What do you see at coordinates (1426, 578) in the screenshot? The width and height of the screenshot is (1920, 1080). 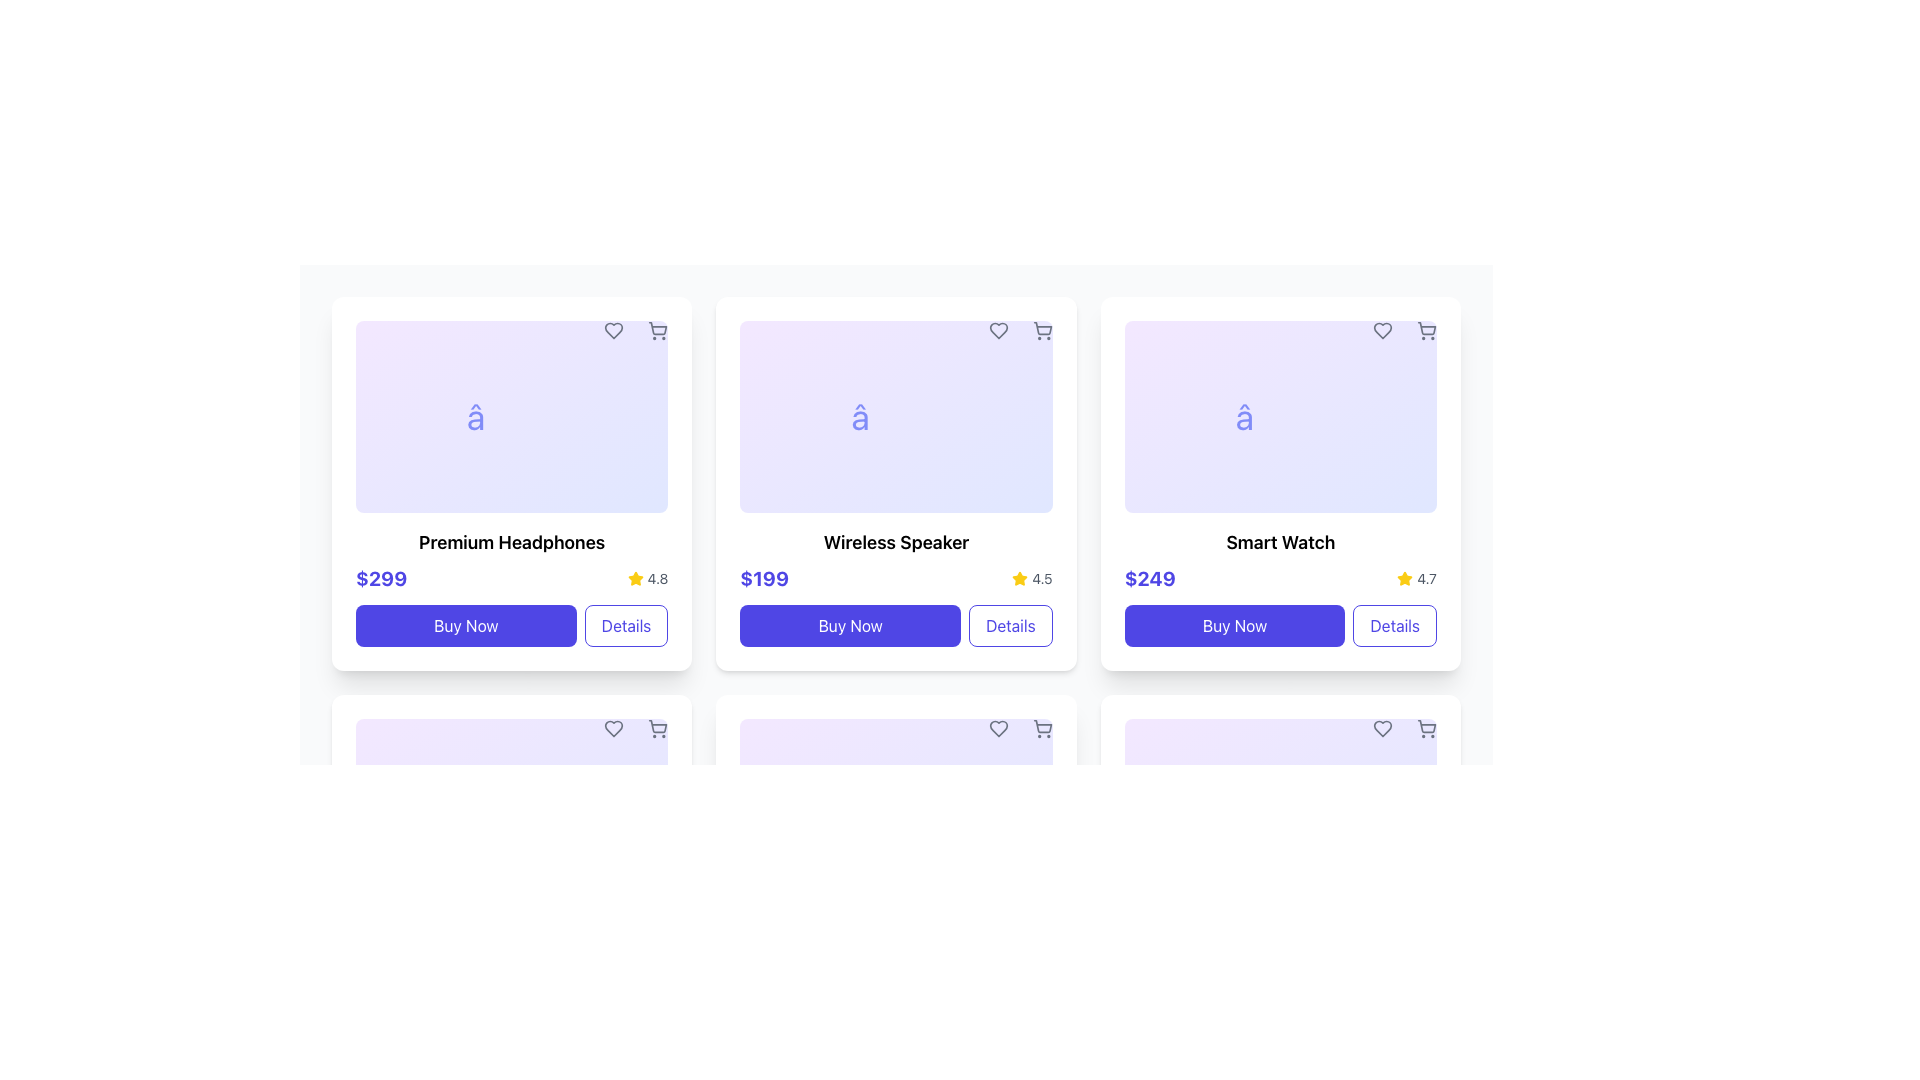 I see `displayed text '4.7' from the small gray text label located to the right of the yellow star icon in the third product card` at bounding box center [1426, 578].